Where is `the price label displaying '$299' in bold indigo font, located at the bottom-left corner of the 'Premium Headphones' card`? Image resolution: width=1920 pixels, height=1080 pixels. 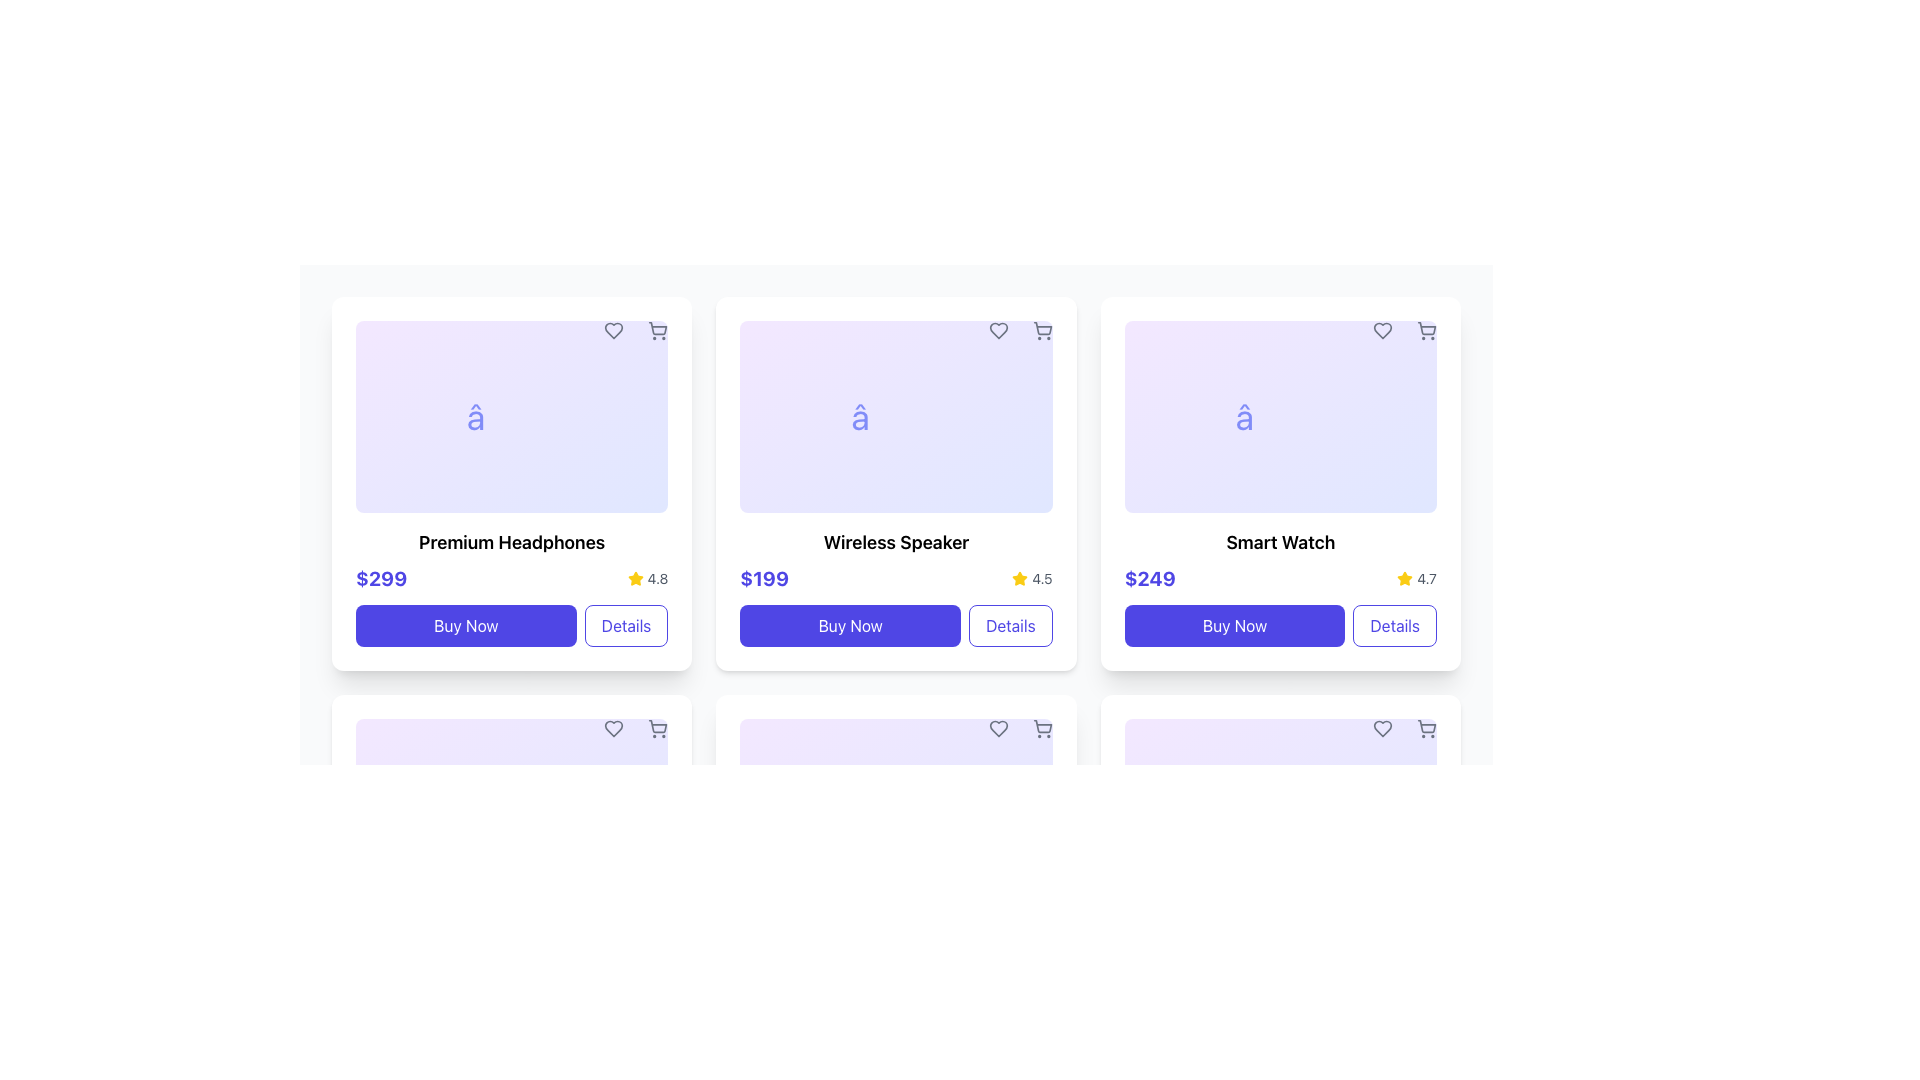 the price label displaying '$299' in bold indigo font, located at the bottom-left corner of the 'Premium Headphones' card is located at coordinates (381, 578).